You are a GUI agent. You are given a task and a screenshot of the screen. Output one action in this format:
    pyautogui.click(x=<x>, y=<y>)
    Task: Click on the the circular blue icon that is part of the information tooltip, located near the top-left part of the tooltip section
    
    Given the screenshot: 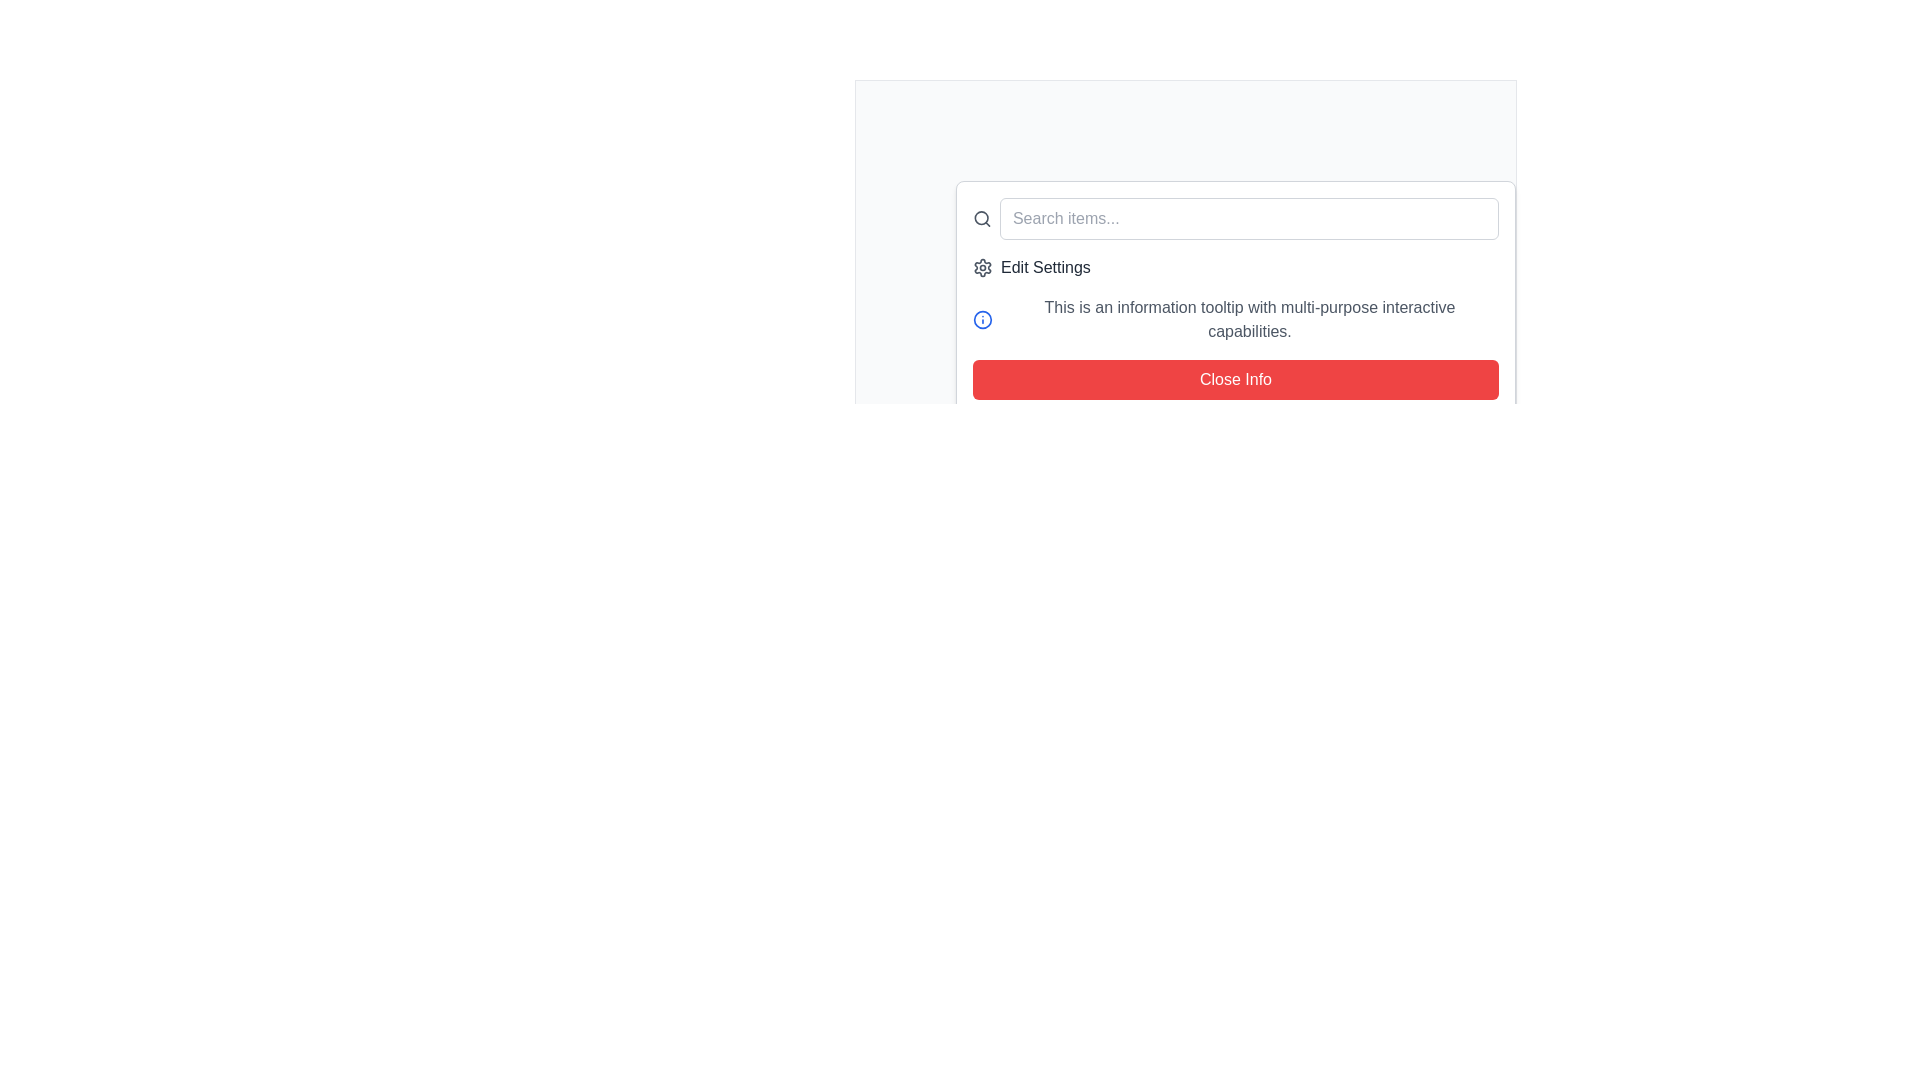 What is the action you would take?
    pyautogui.click(x=983, y=319)
    